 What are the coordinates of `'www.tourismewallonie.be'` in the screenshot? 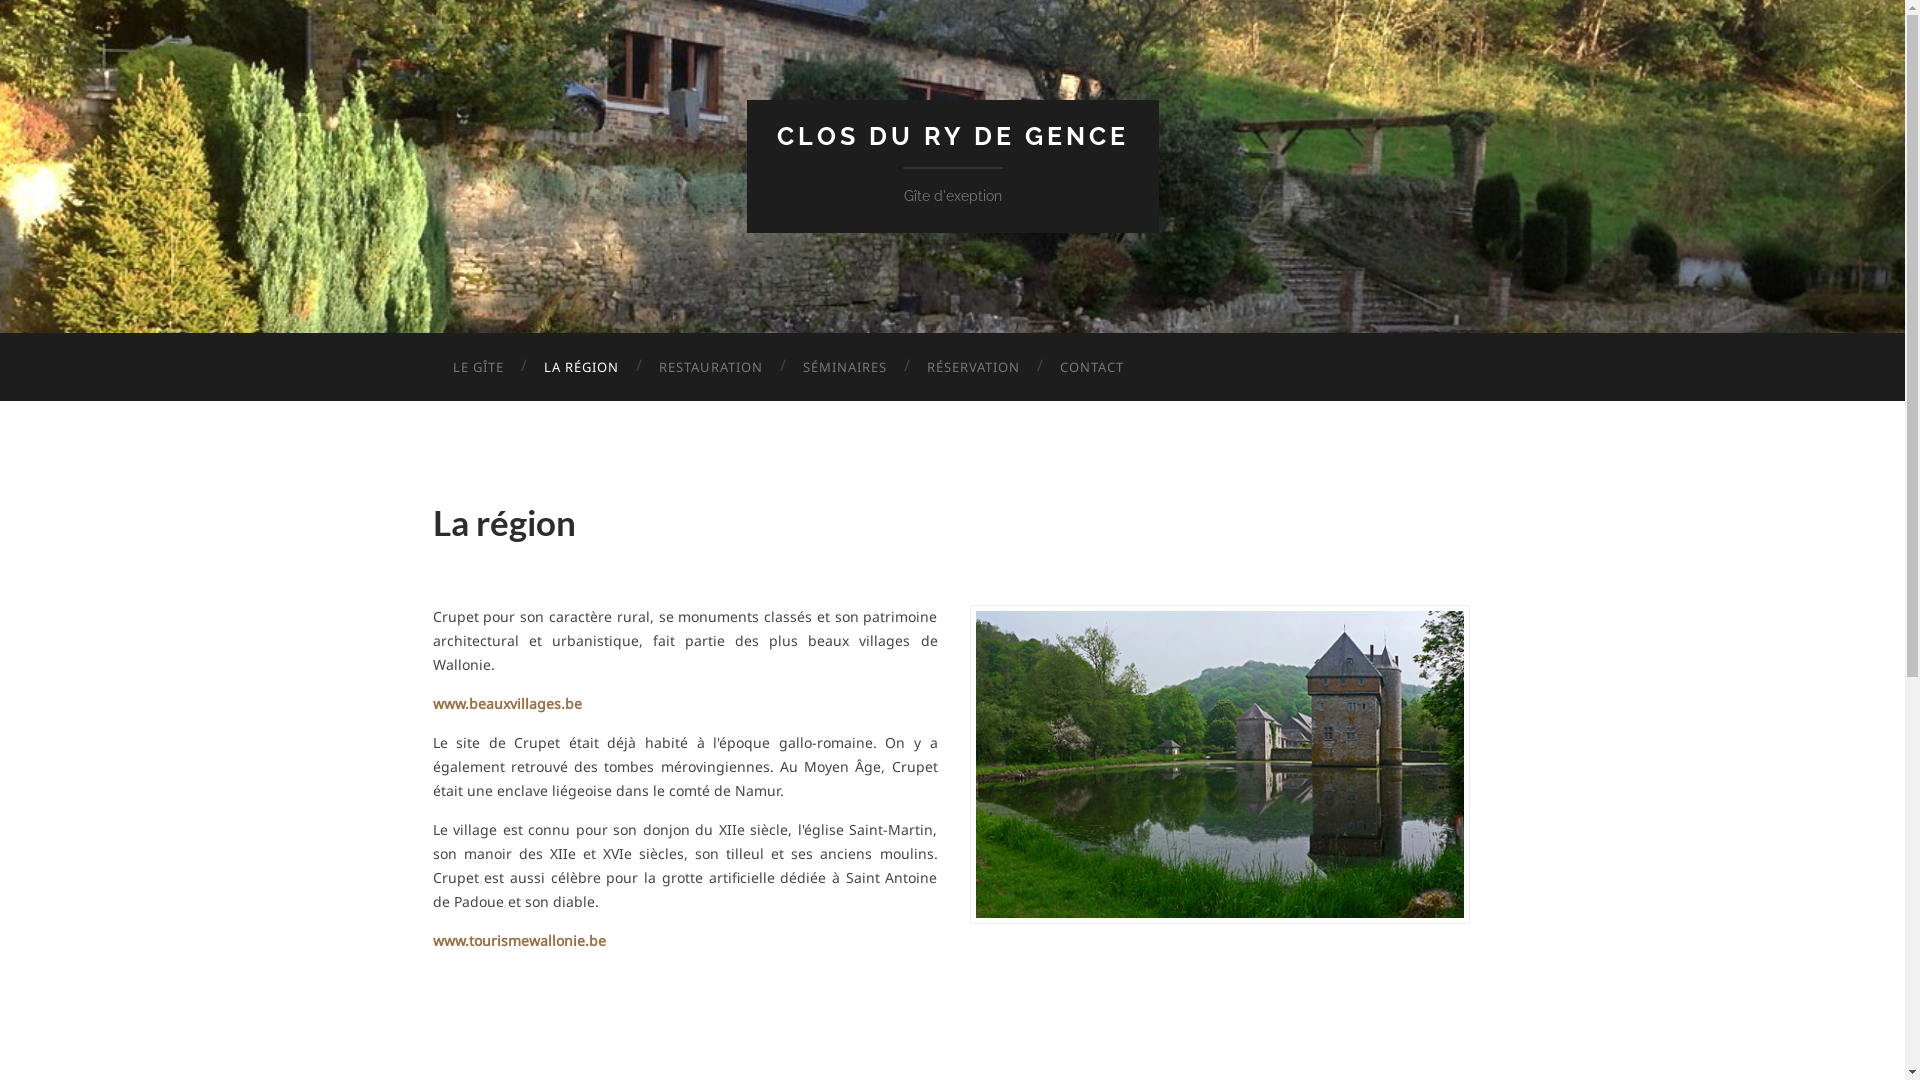 It's located at (431, 940).